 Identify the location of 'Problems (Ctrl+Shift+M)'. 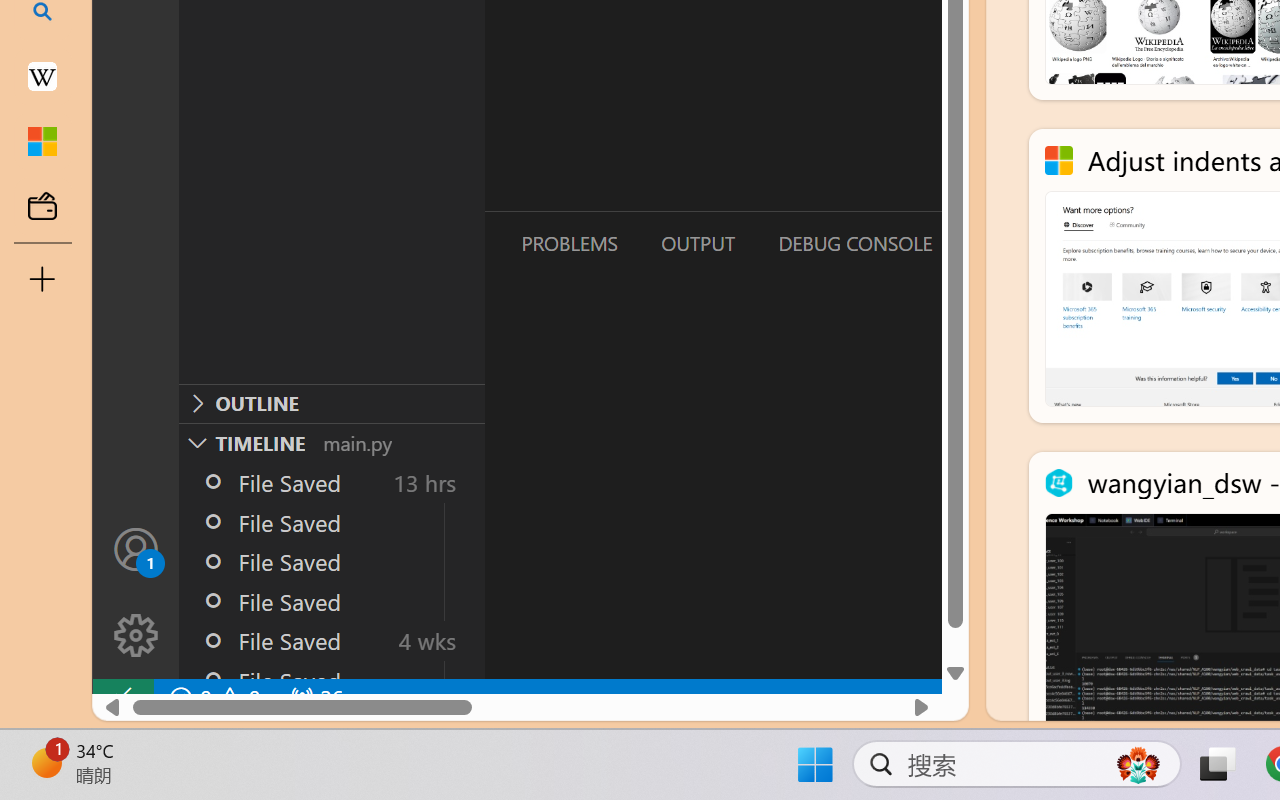
(567, 242).